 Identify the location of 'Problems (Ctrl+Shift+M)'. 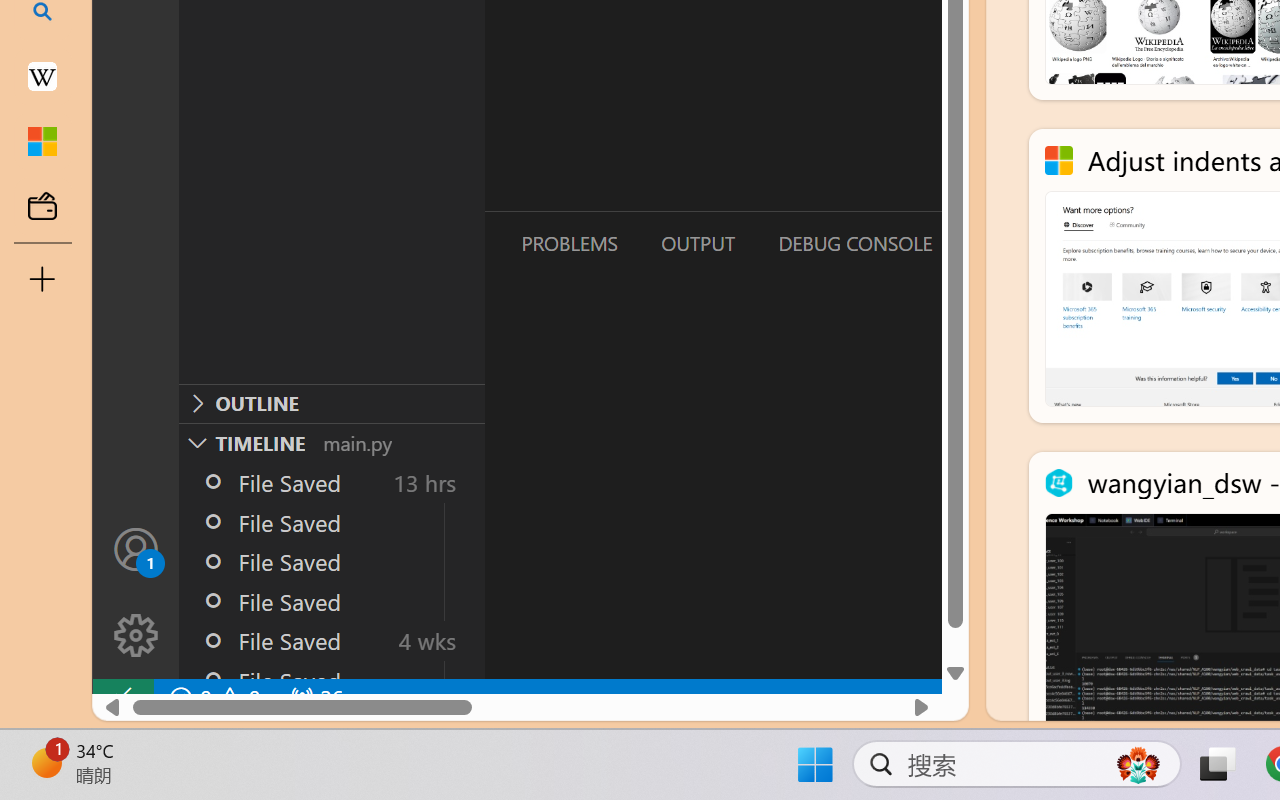
(567, 242).